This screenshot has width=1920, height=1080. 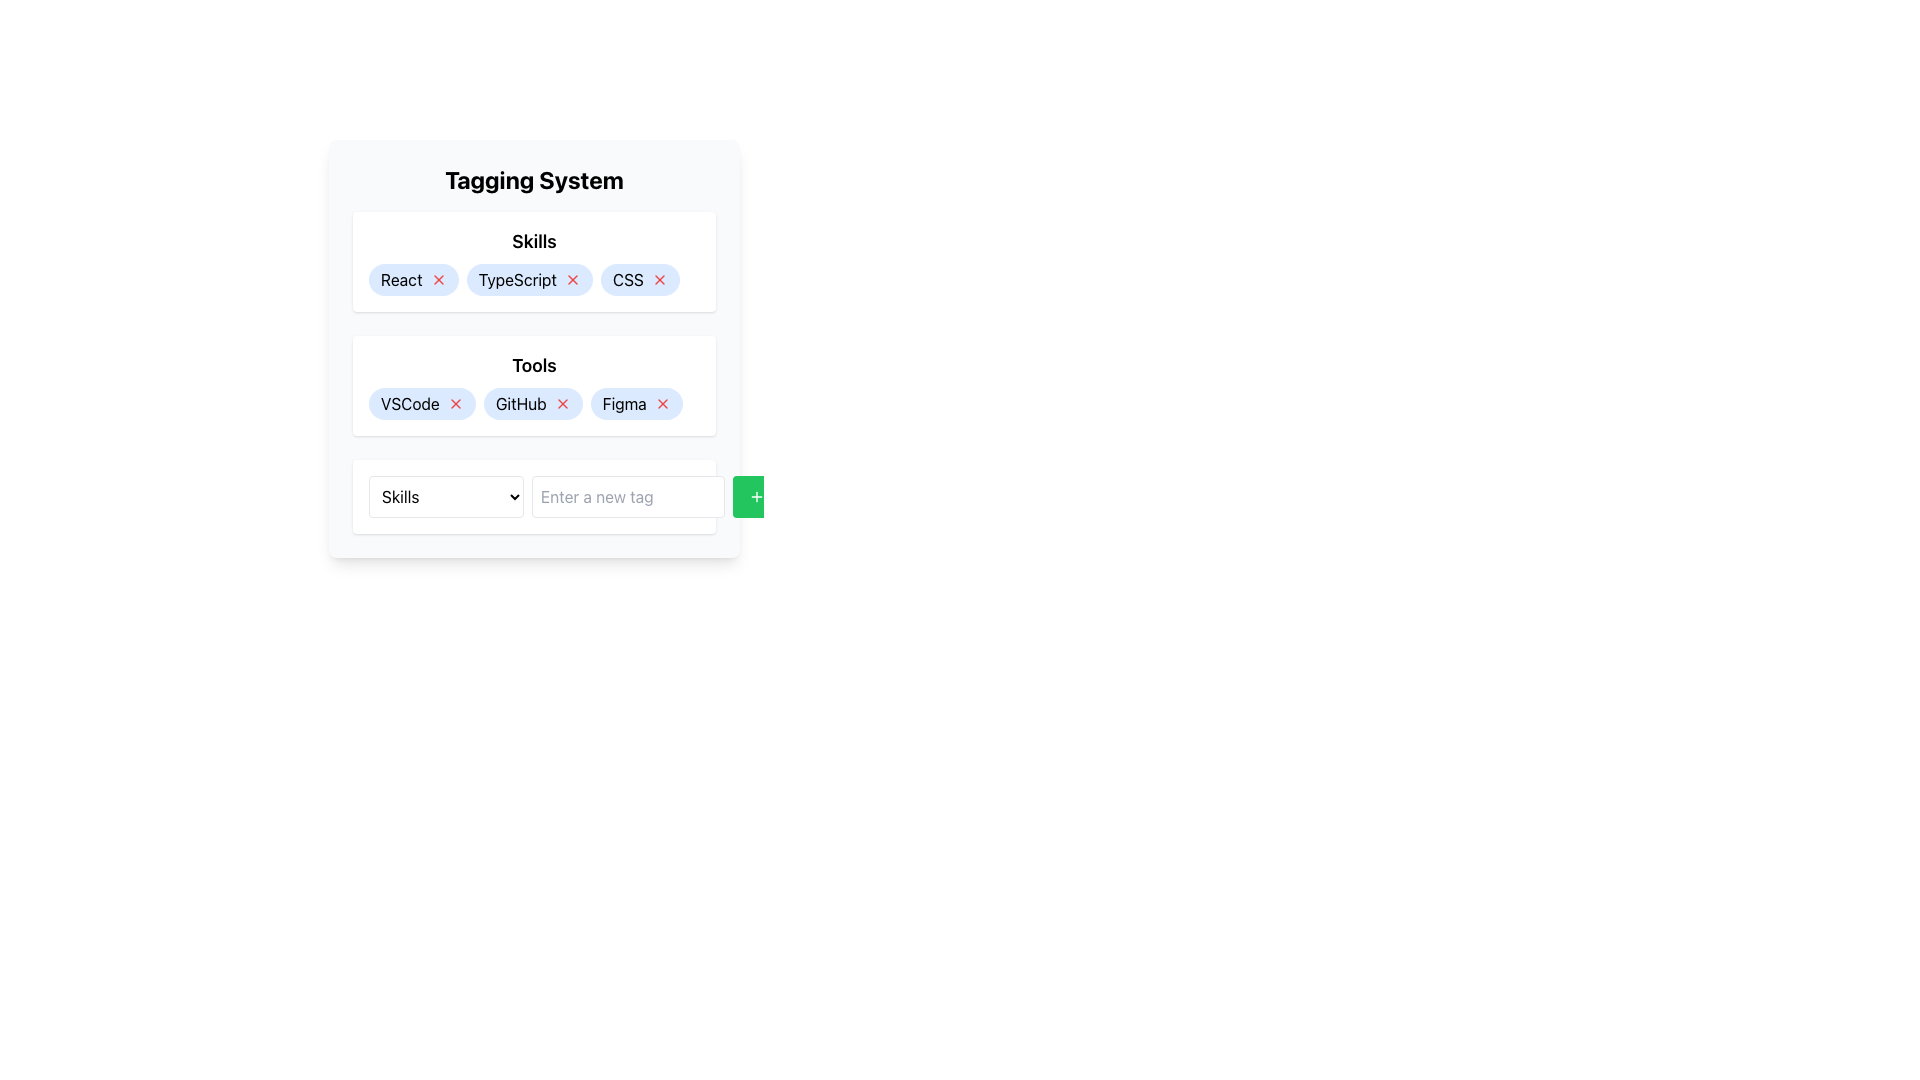 I want to click on the red 'X' icon button located at the right end of the blue badge labeled 'TypeScript' for interaction feedback, so click(x=571, y=280).